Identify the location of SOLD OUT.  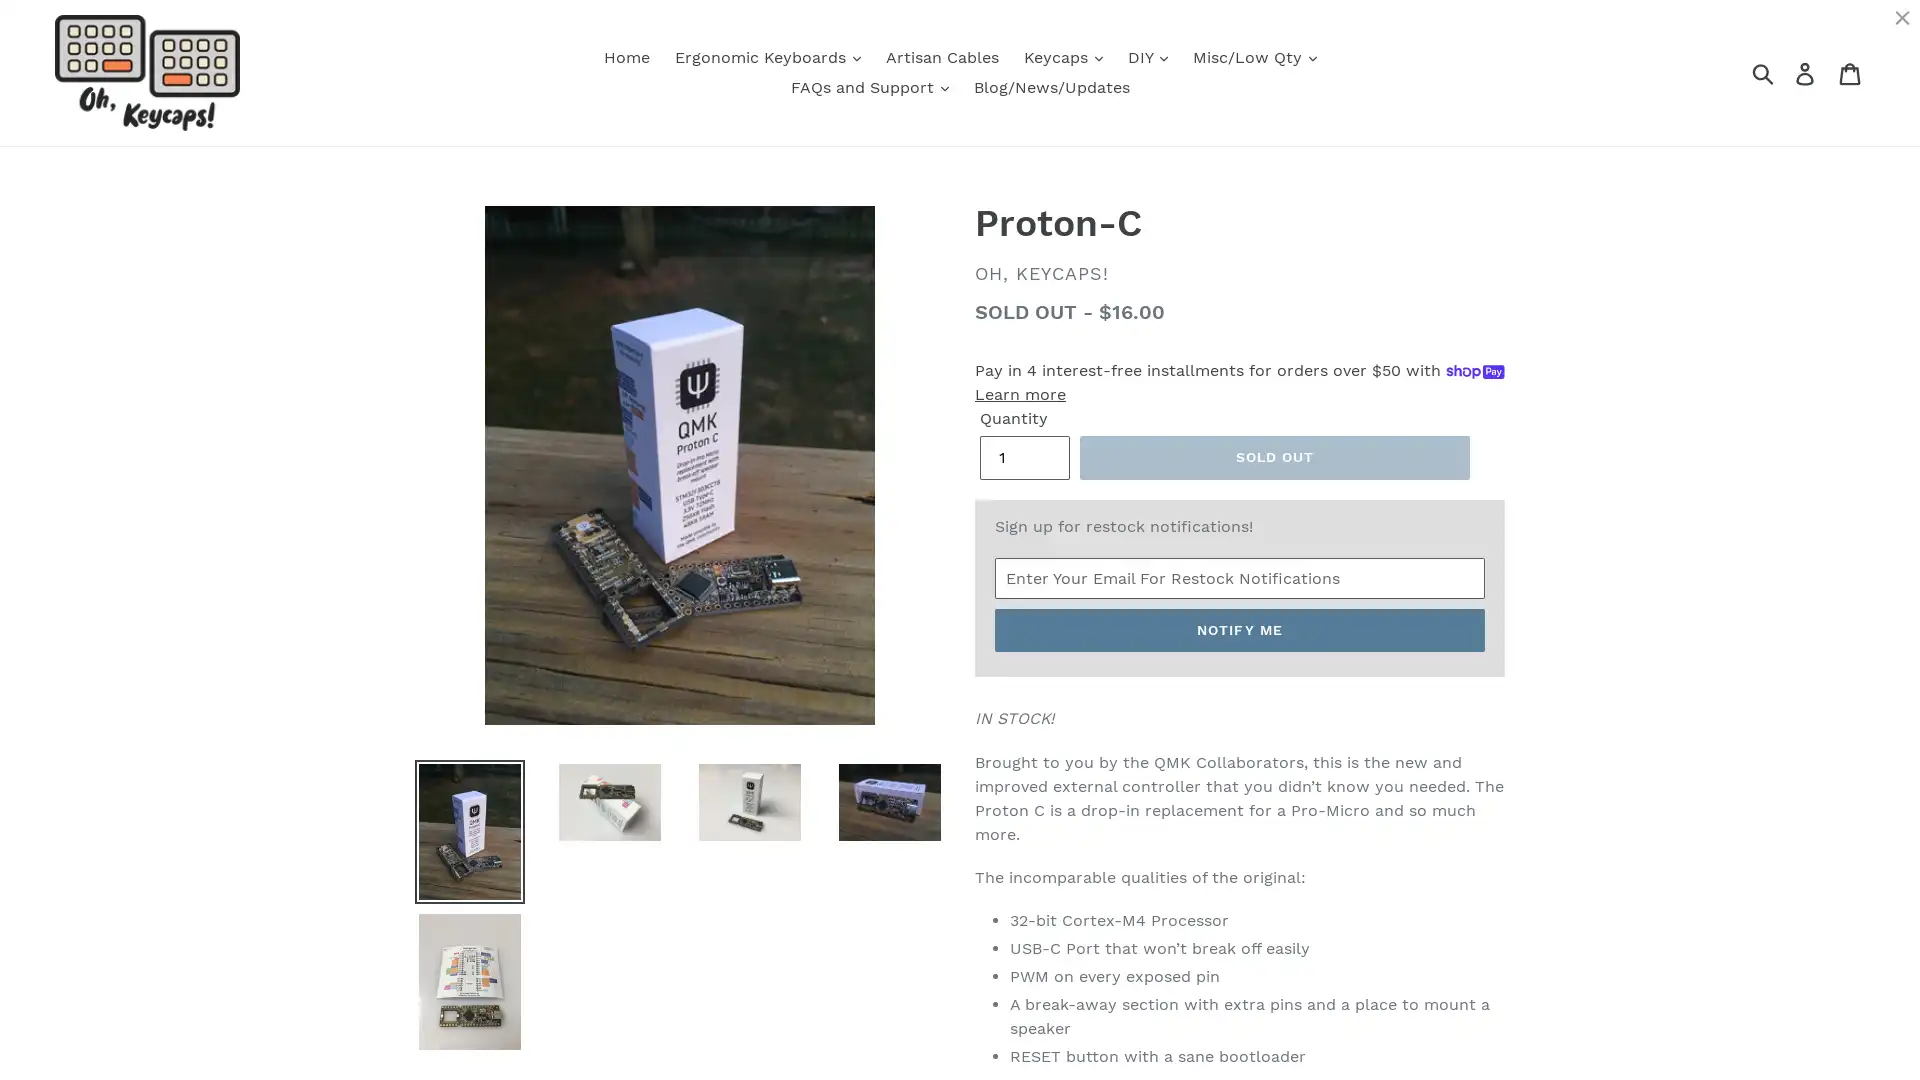
(1274, 458).